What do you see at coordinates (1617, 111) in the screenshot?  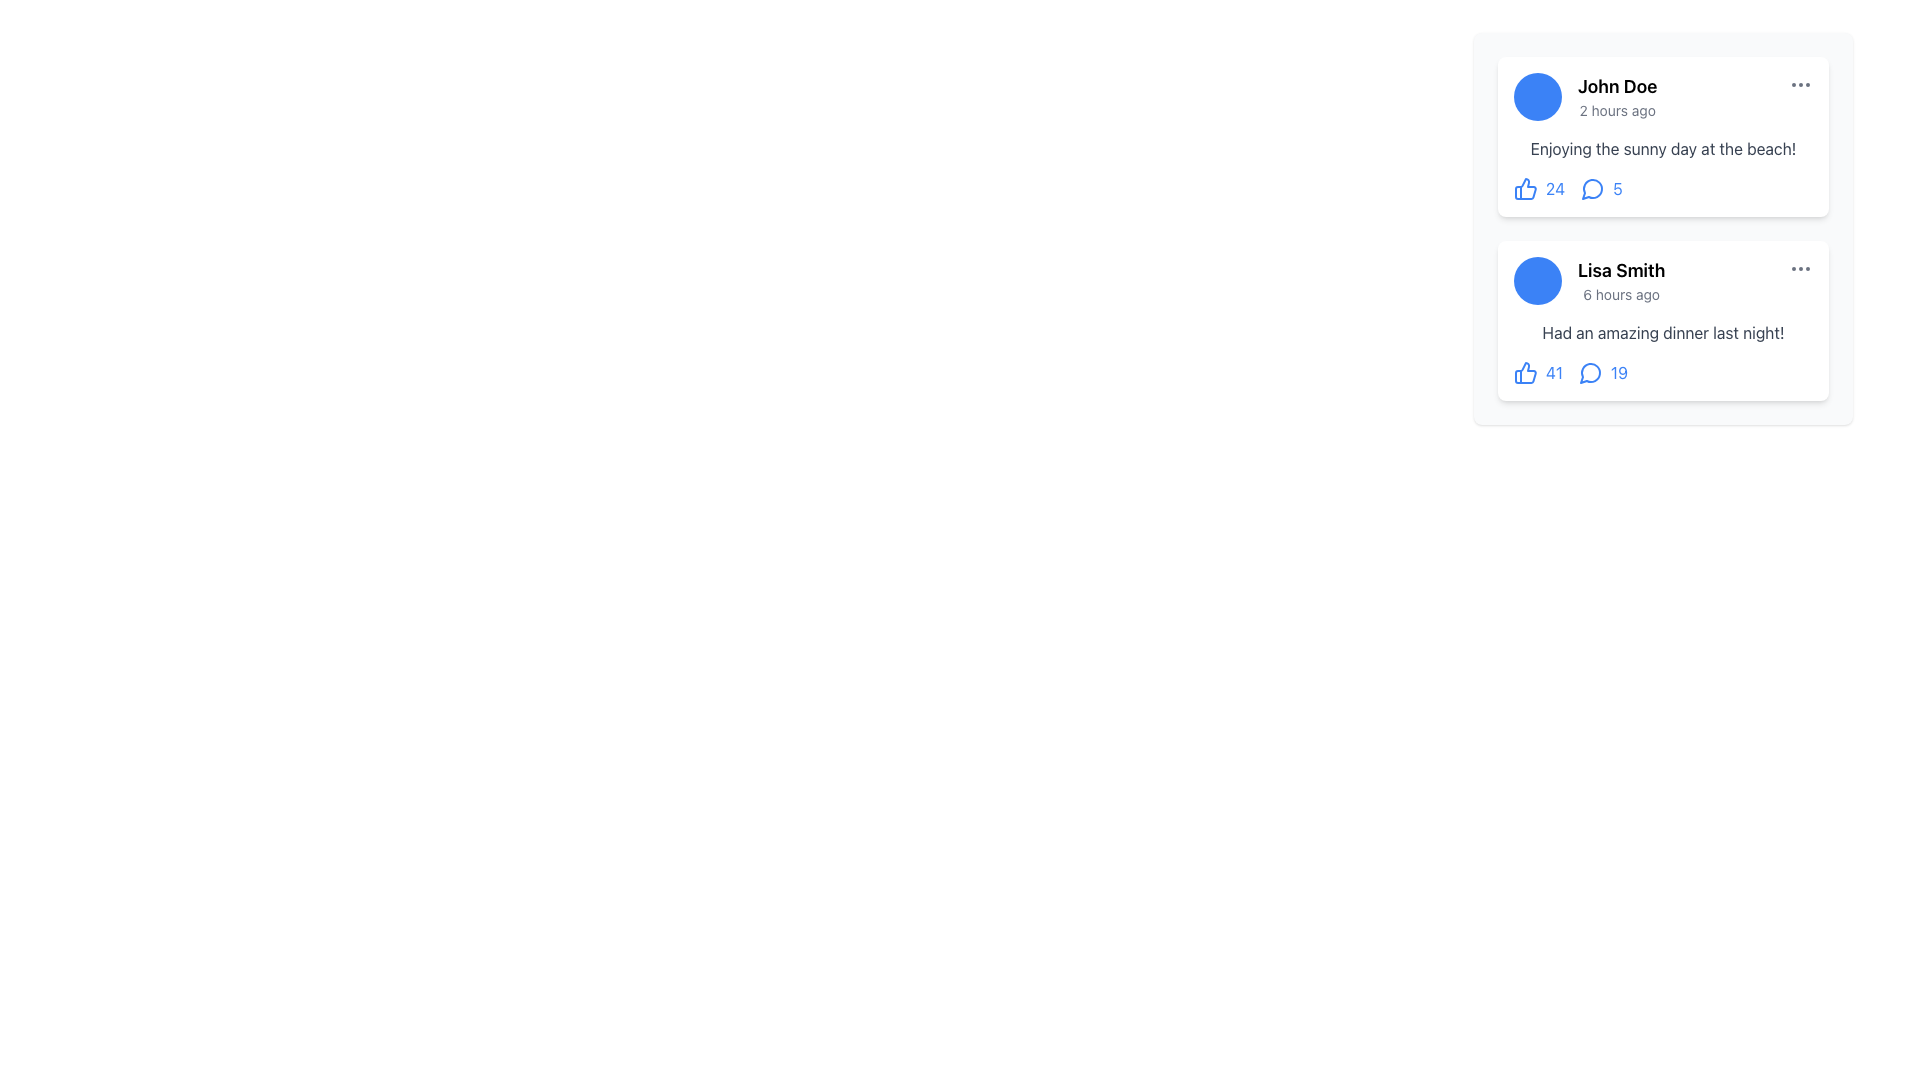 I see `the timestamp text label that indicates the post was made 2 hours ago, located beneath the username 'John Doe' and above the content of the post` at bounding box center [1617, 111].